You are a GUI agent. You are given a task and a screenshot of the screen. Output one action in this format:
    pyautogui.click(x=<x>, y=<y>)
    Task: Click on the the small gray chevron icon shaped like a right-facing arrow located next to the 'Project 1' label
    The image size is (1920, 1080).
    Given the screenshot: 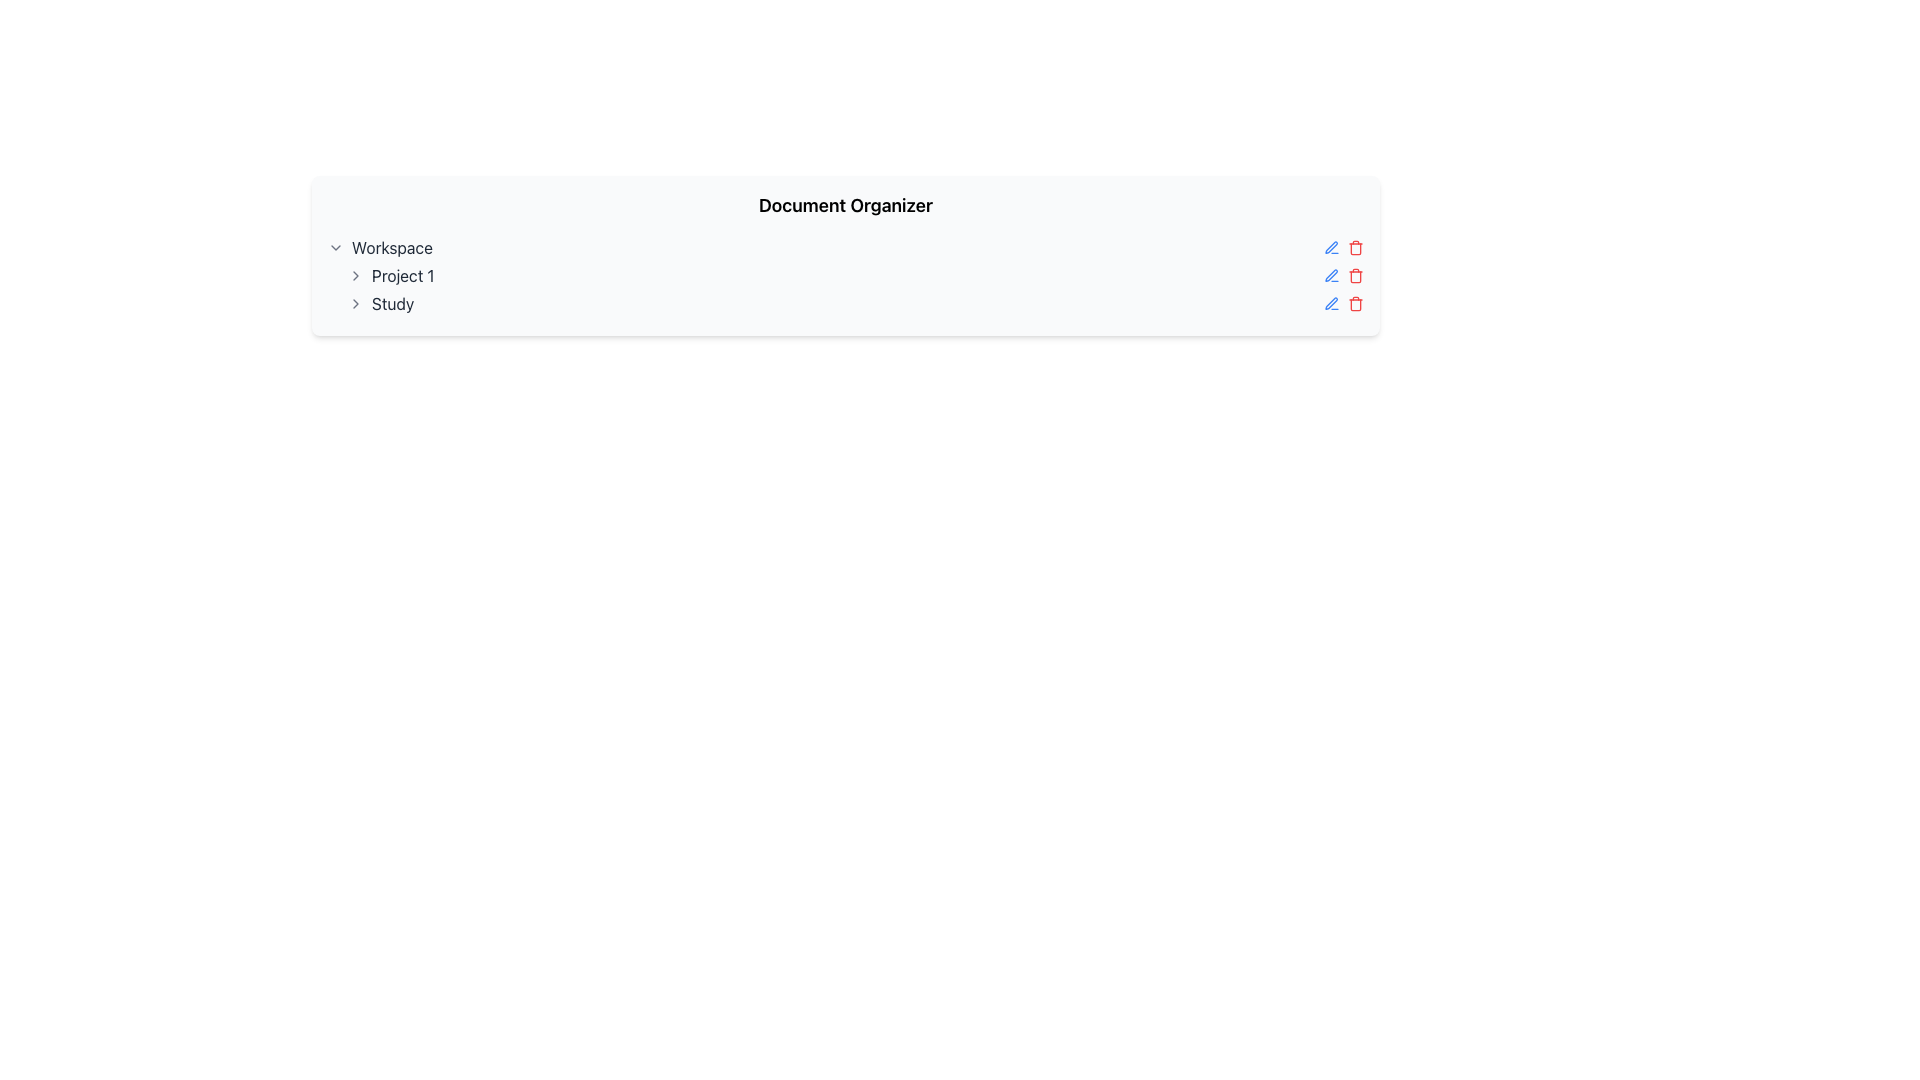 What is the action you would take?
    pyautogui.click(x=355, y=276)
    